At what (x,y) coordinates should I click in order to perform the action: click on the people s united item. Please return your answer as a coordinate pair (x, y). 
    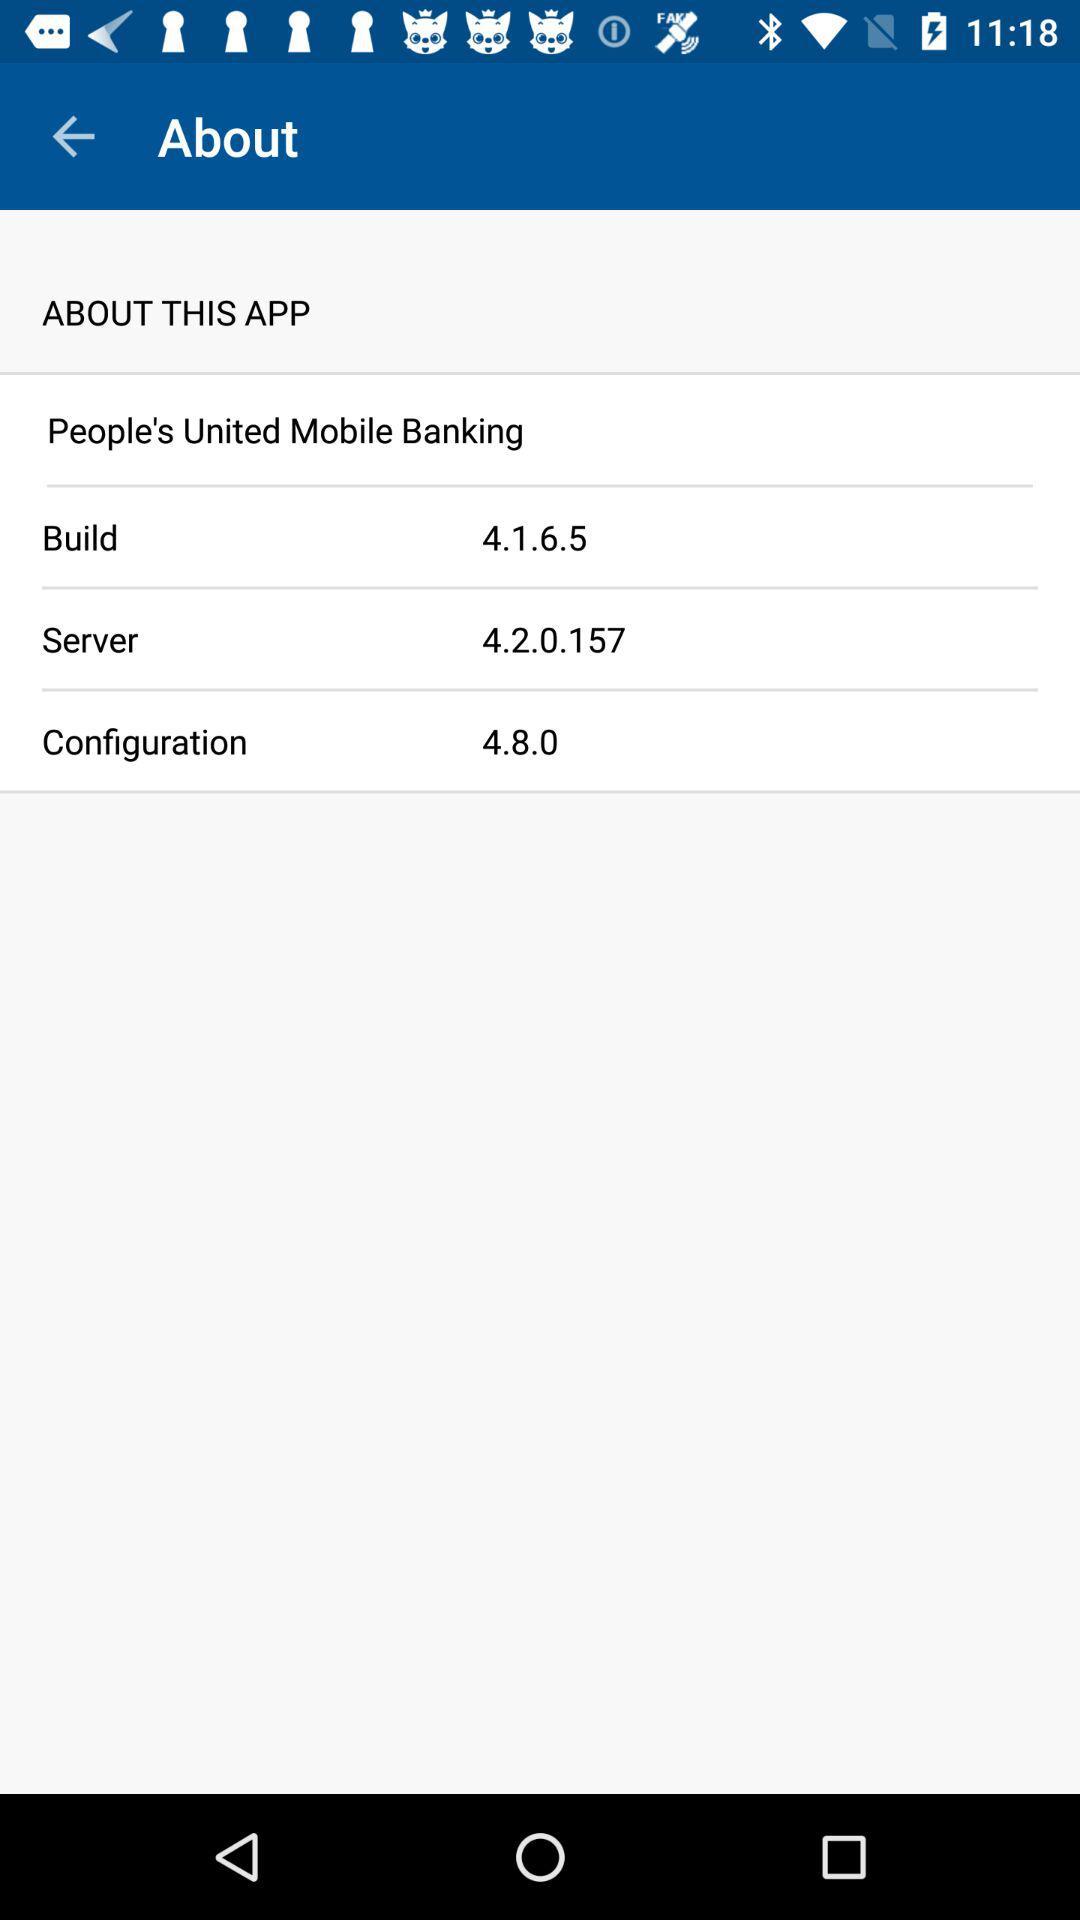
    Looking at the image, I should click on (540, 428).